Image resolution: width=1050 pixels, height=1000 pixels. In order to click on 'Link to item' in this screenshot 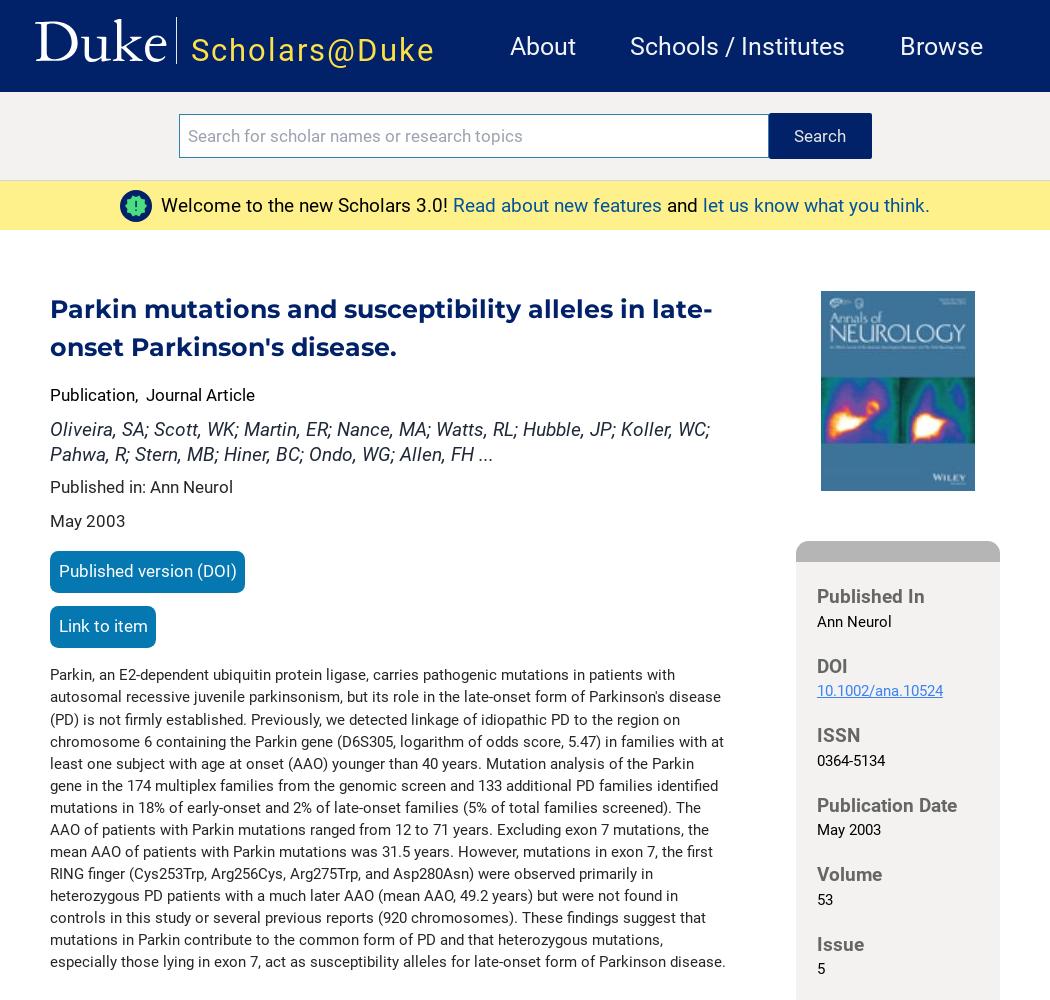, I will do `click(56, 626)`.